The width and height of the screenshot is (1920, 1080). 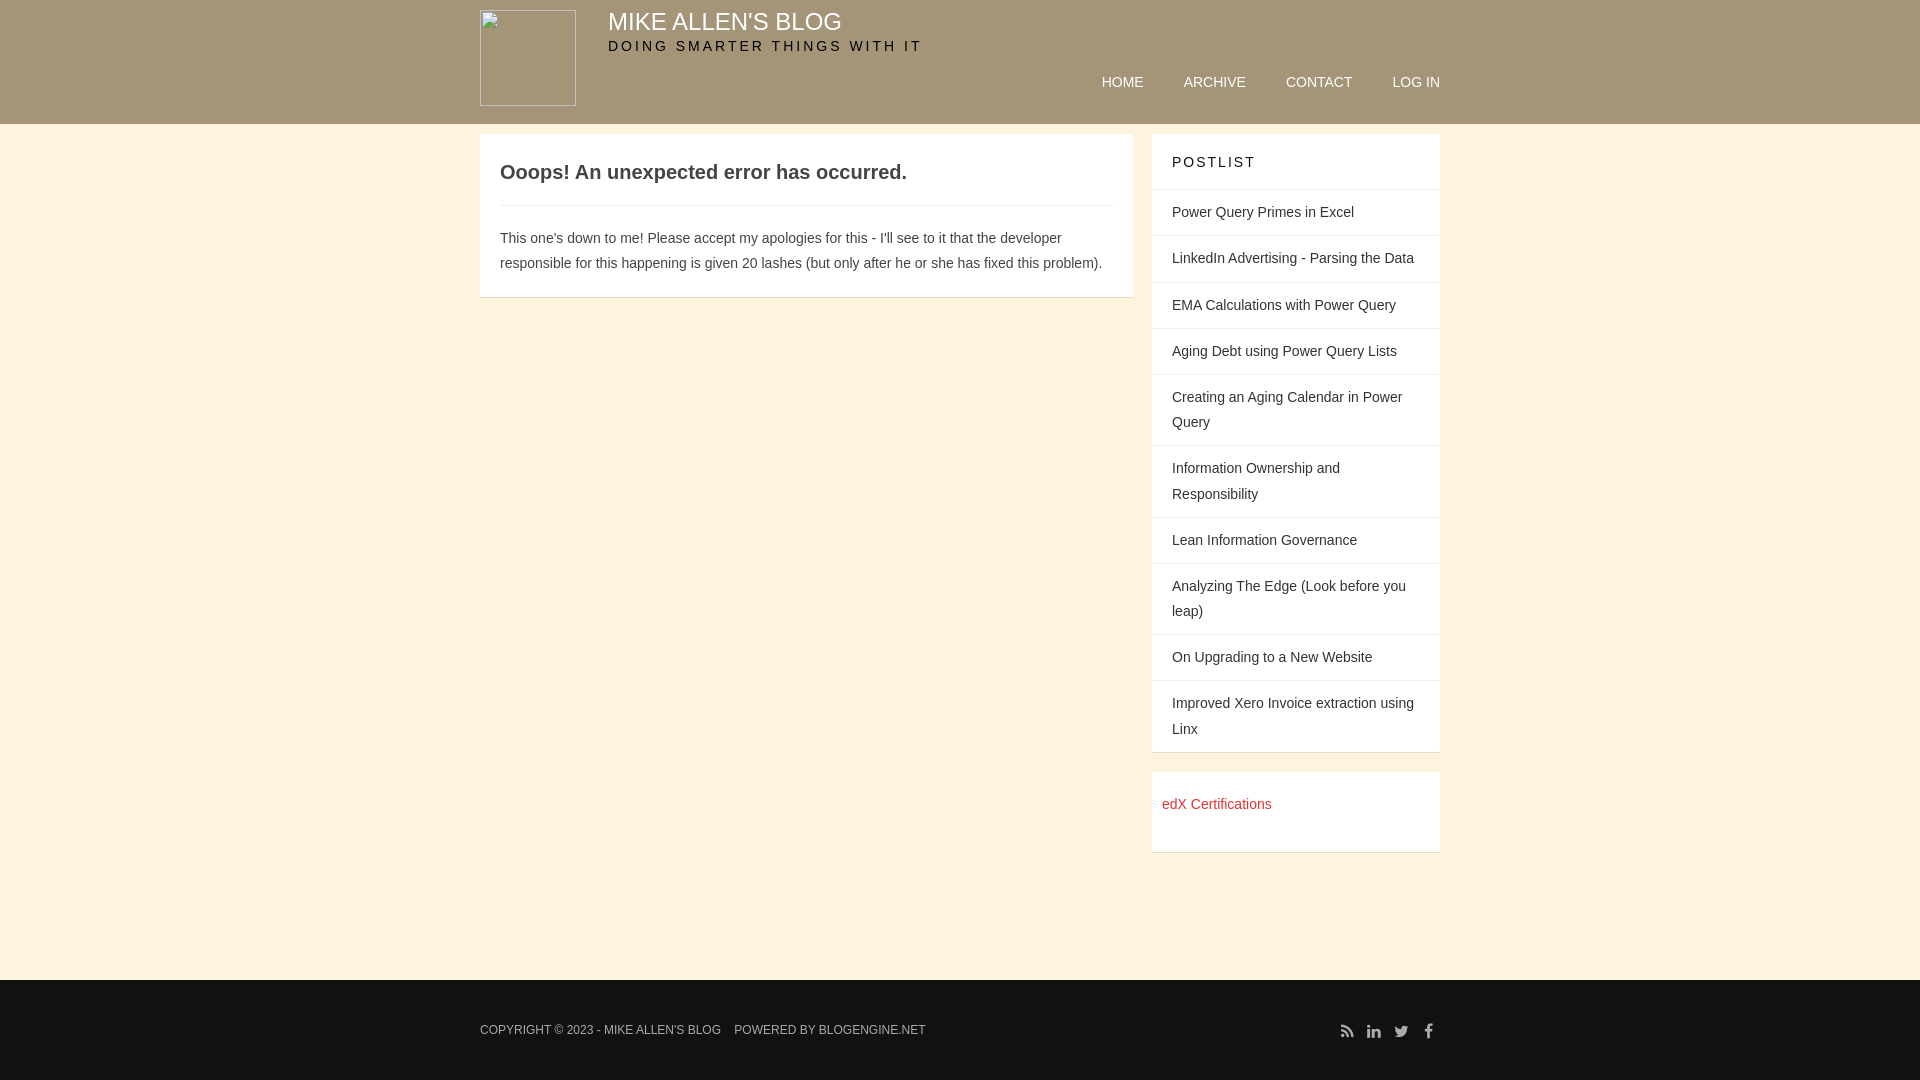 What do you see at coordinates (1296, 305) in the screenshot?
I see `'EMA Calculations with Power Query'` at bounding box center [1296, 305].